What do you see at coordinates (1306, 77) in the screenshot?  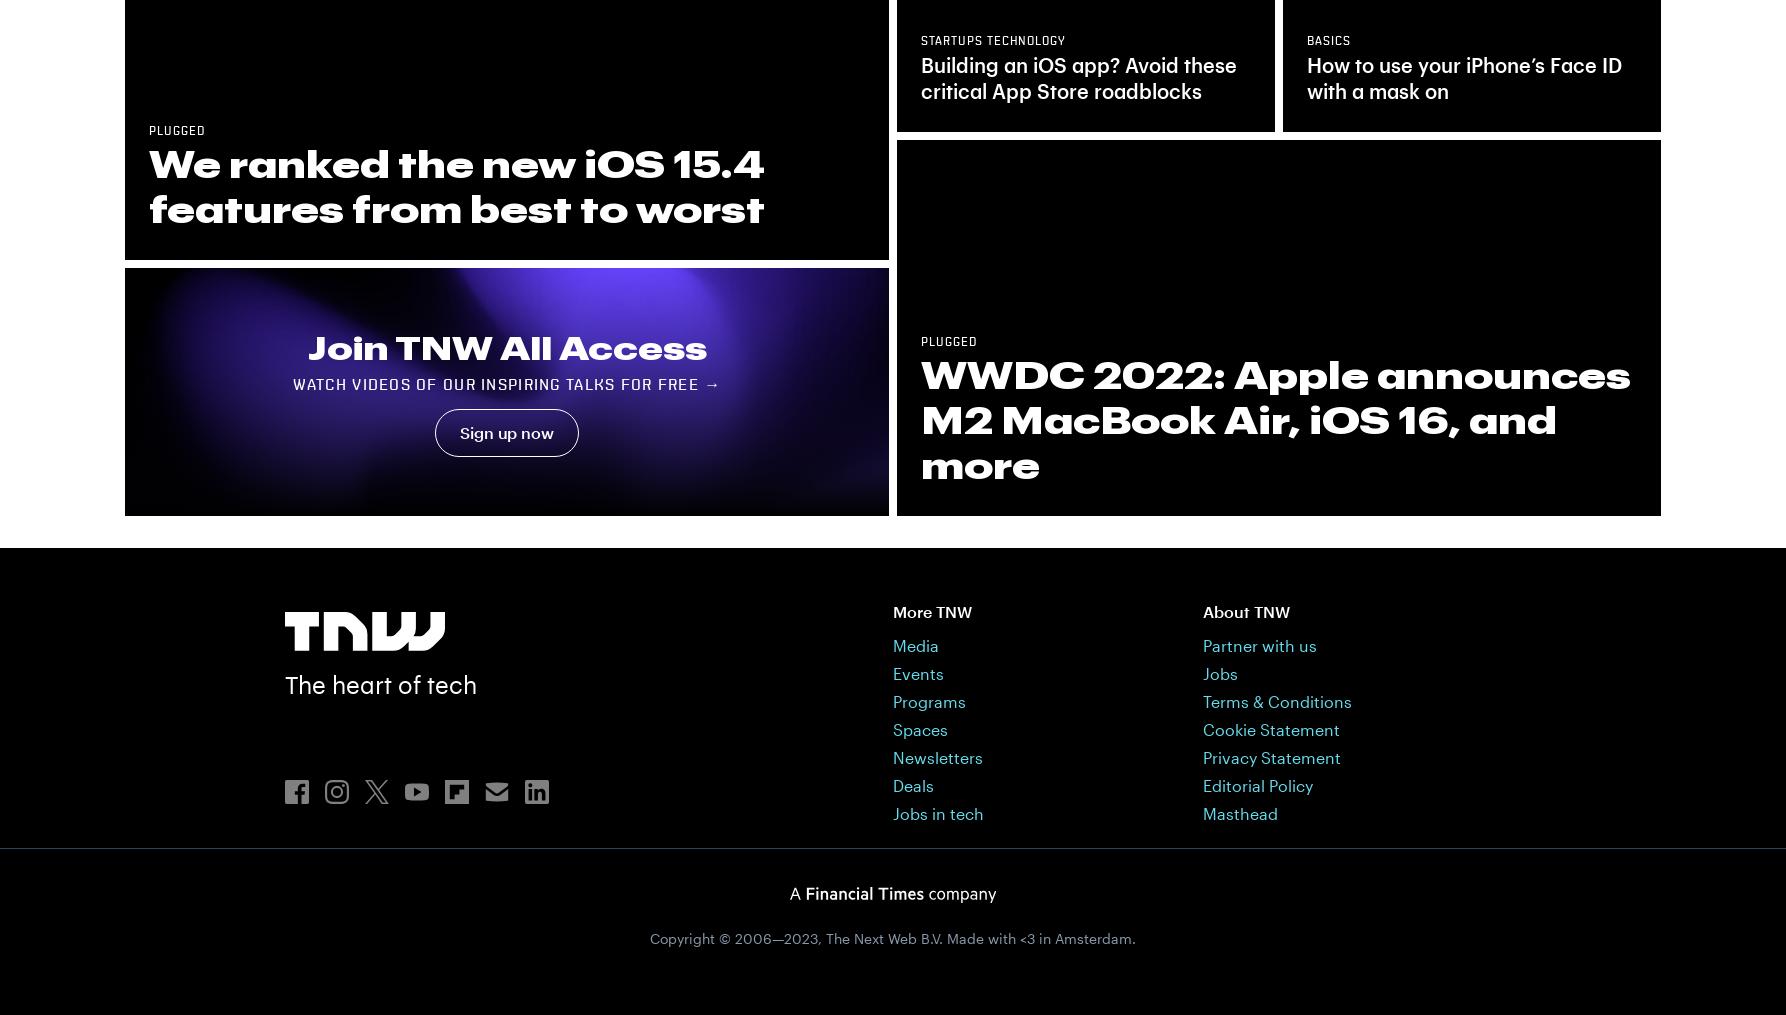 I see `'How to use your iPhone’s Face ID with a mask on'` at bounding box center [1306, 77].